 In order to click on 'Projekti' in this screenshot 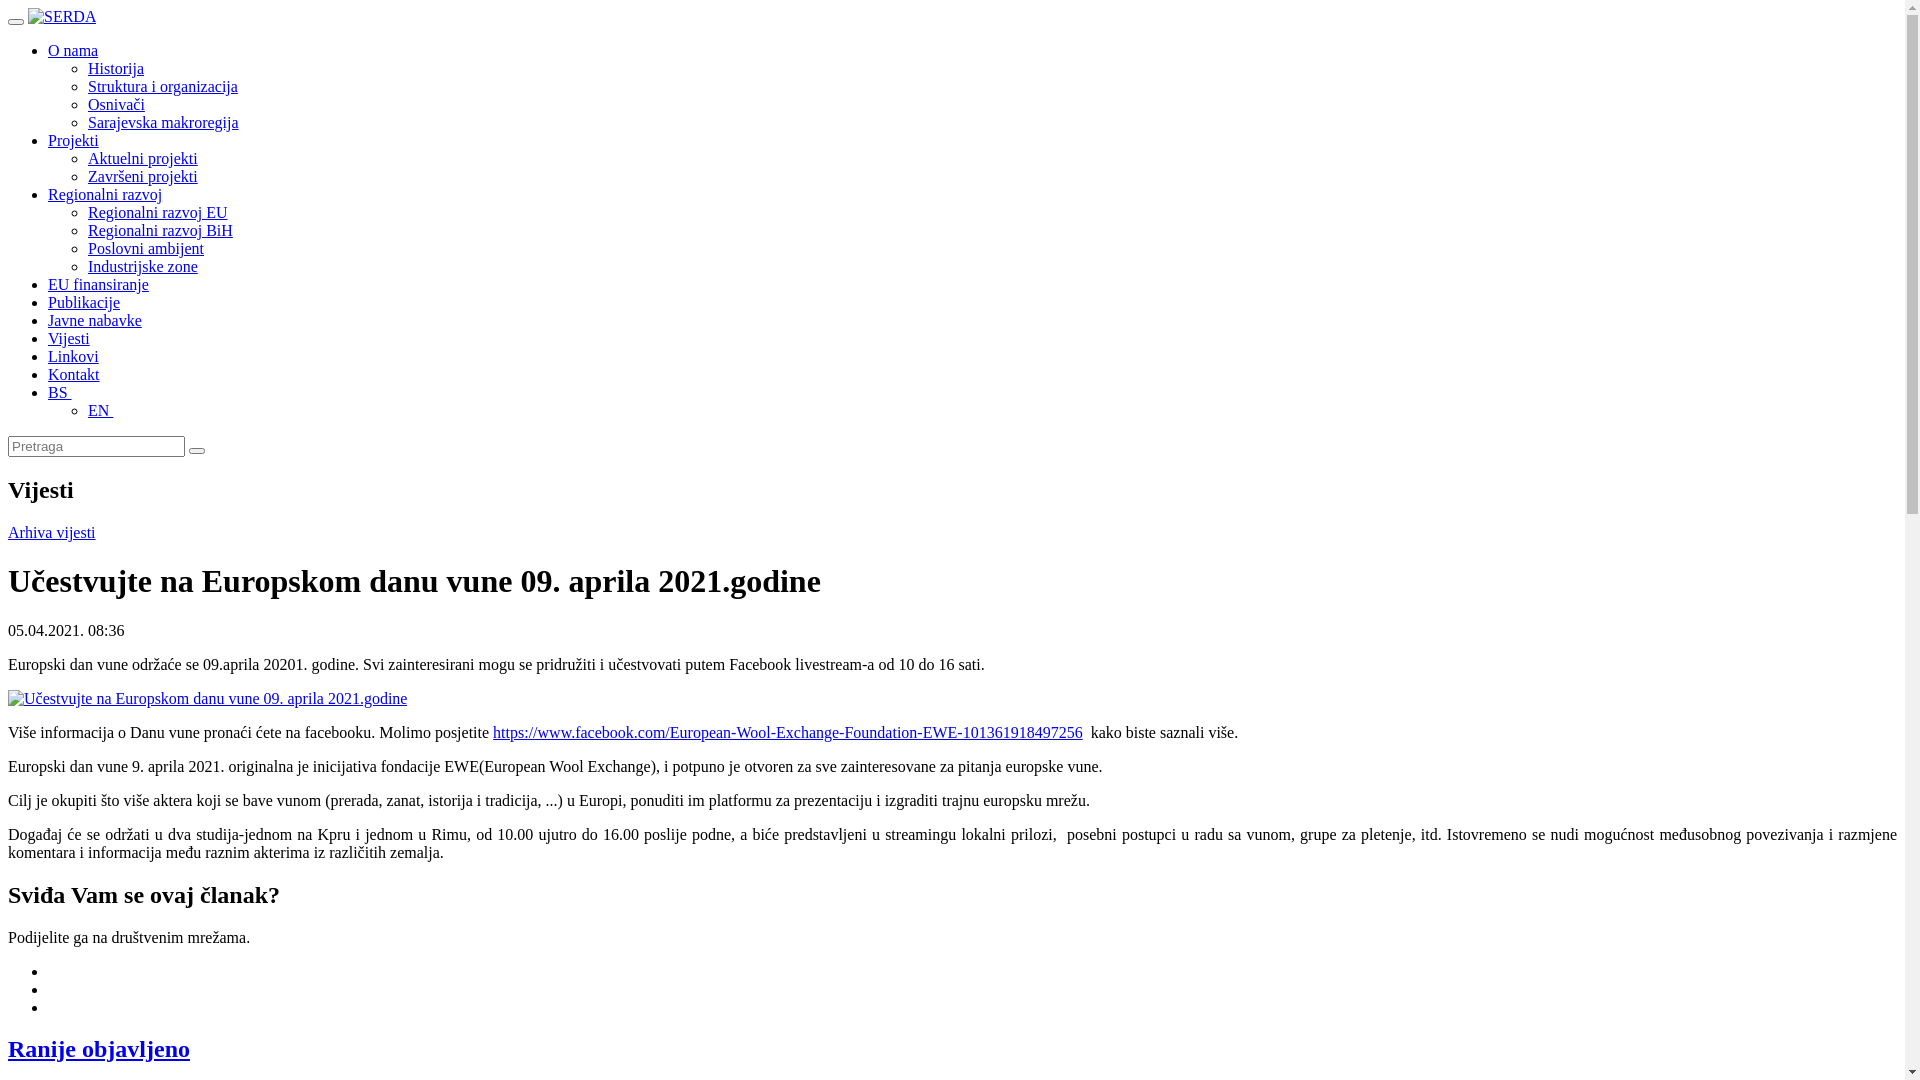, I will do `click(73, 139)`.